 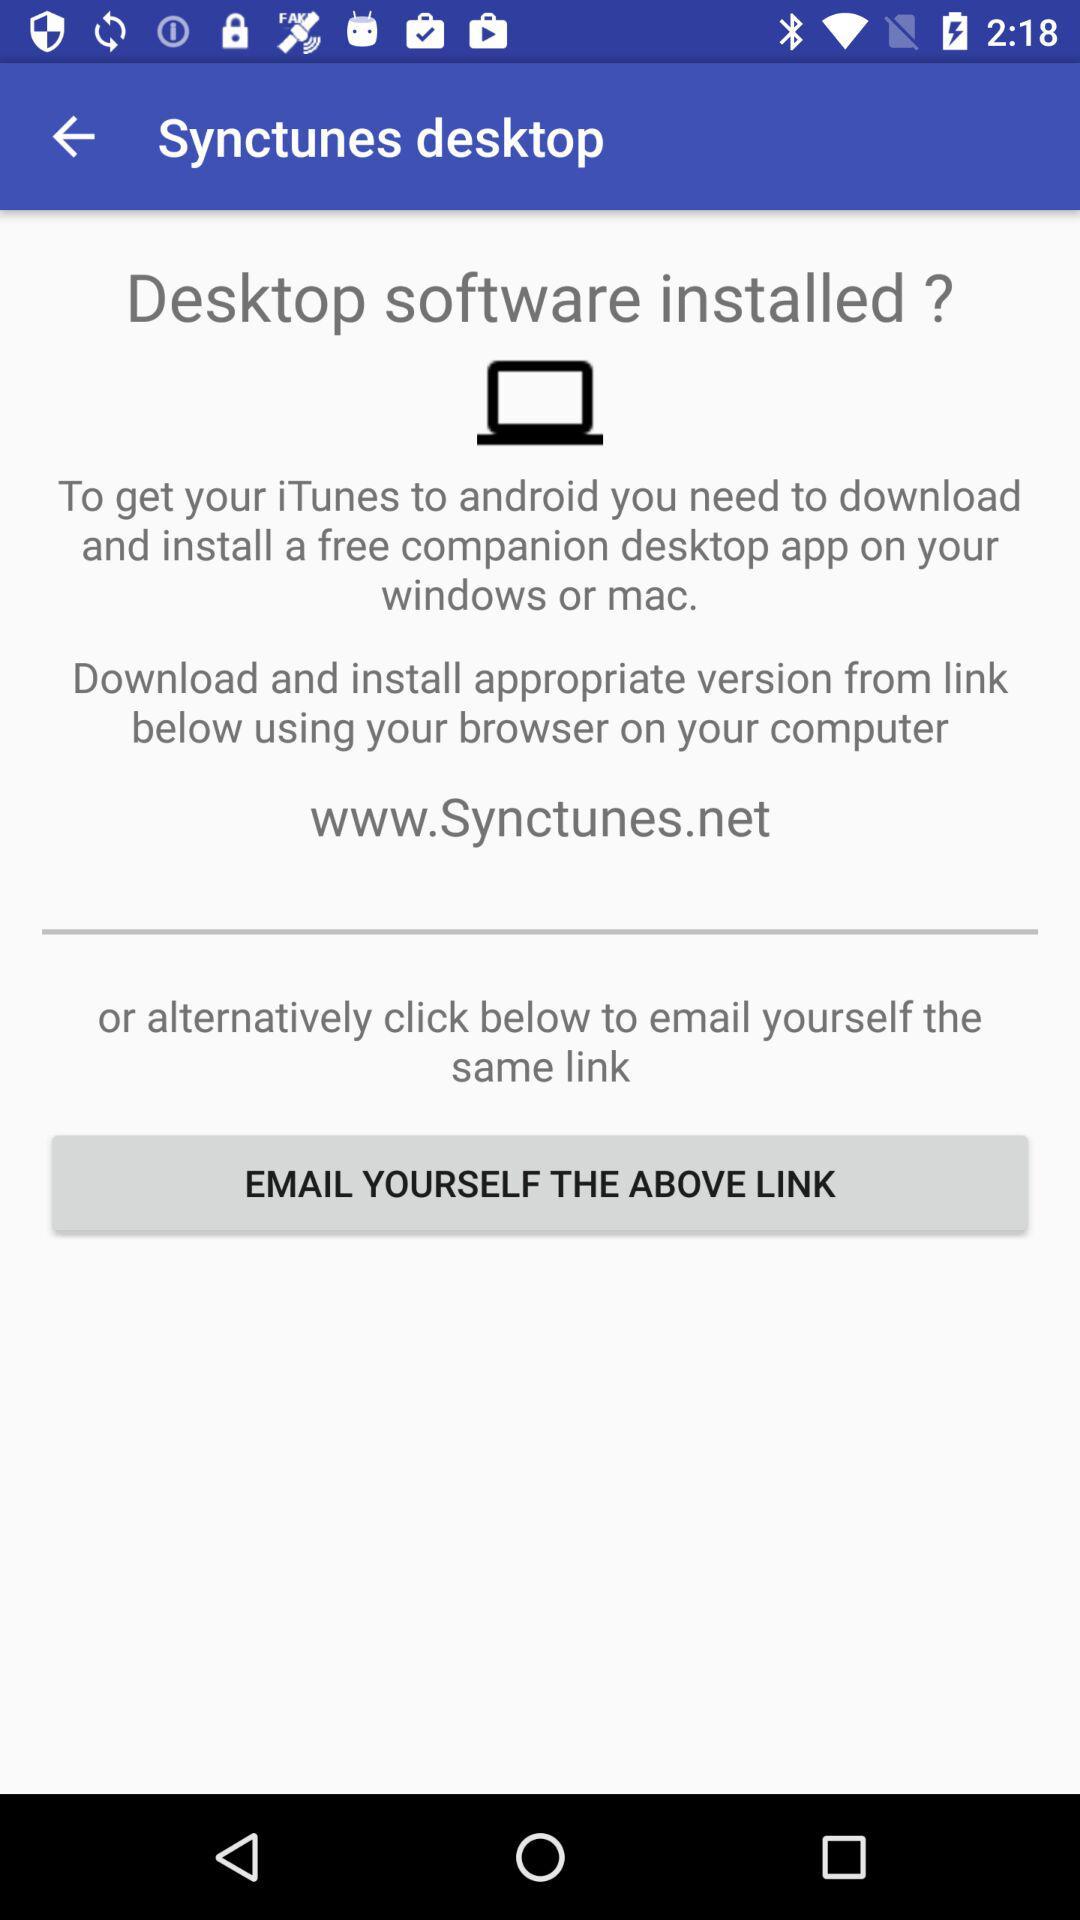 I want to click on icon next to the synctunes desktop app, so click(x=72, y=135).